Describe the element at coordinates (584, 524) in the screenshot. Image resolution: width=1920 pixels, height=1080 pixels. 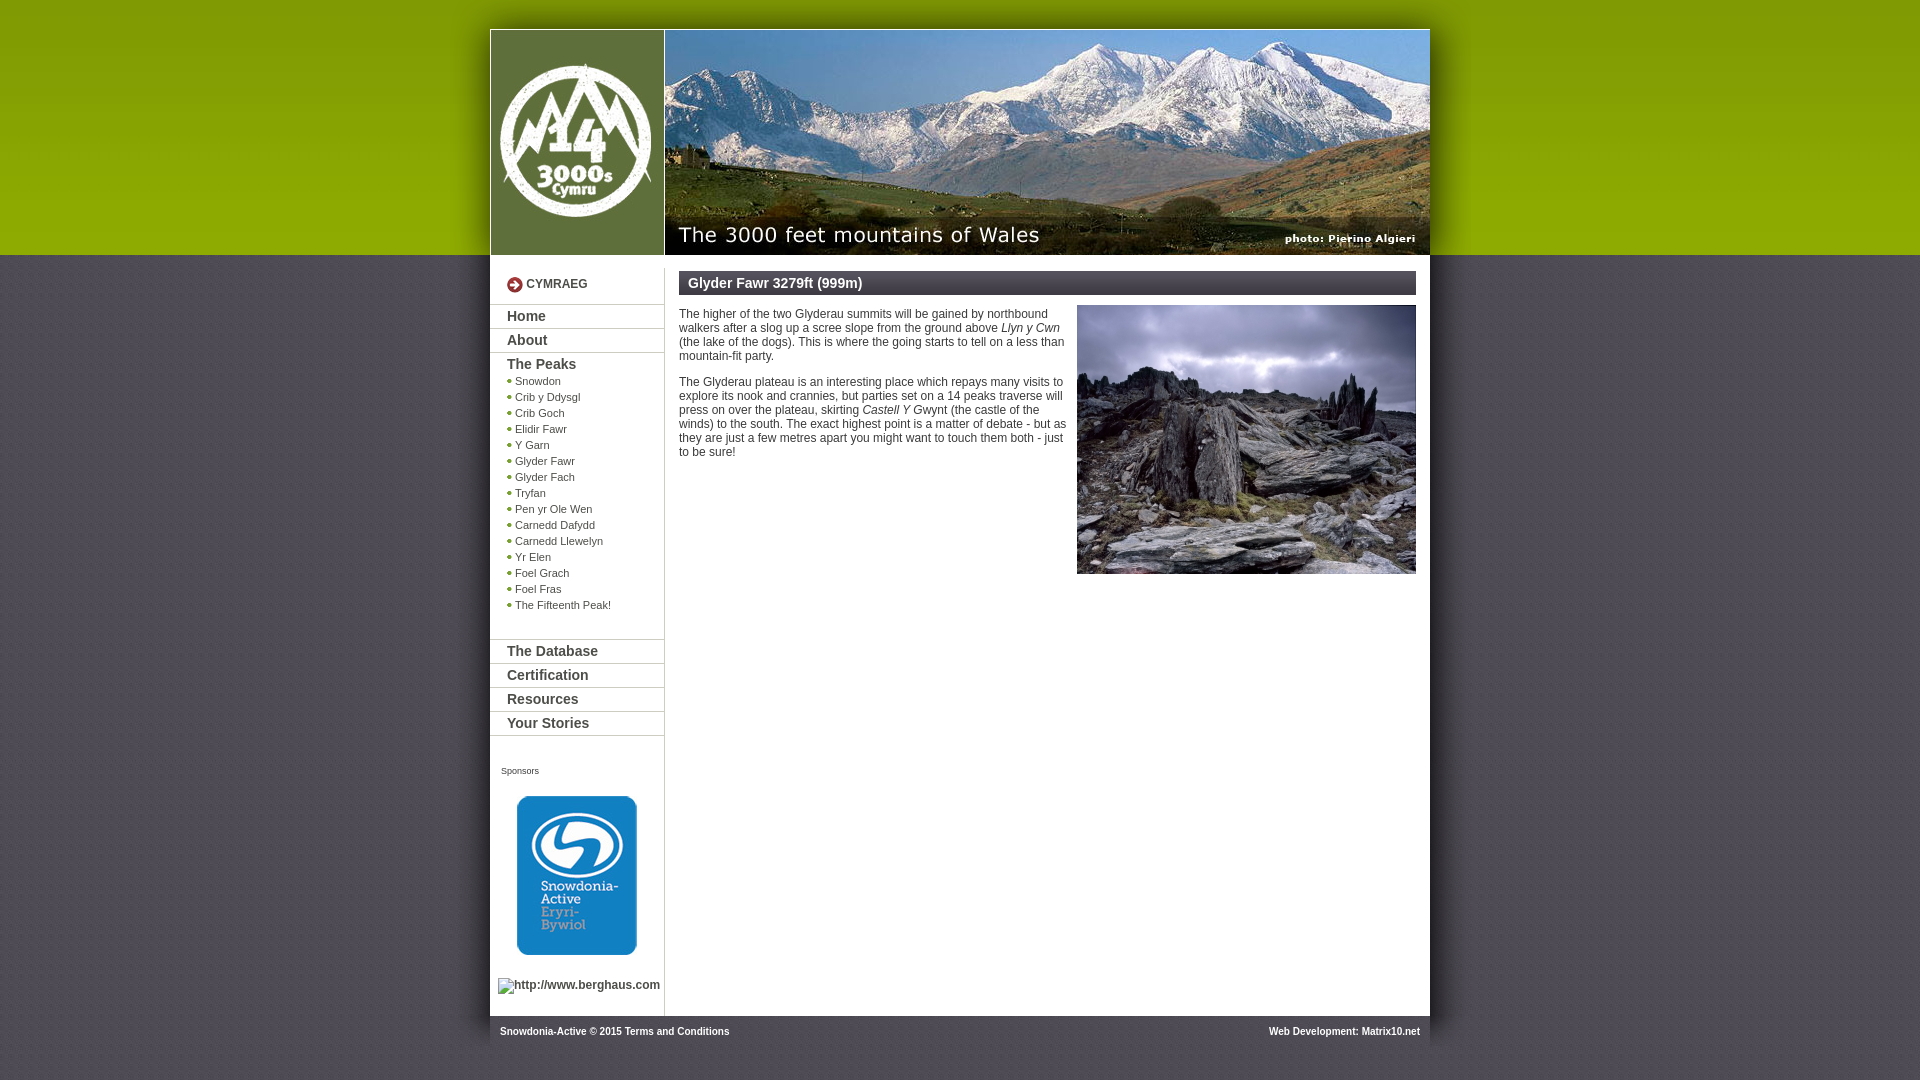
I see `'Carnedd Dafydd'` at that location.